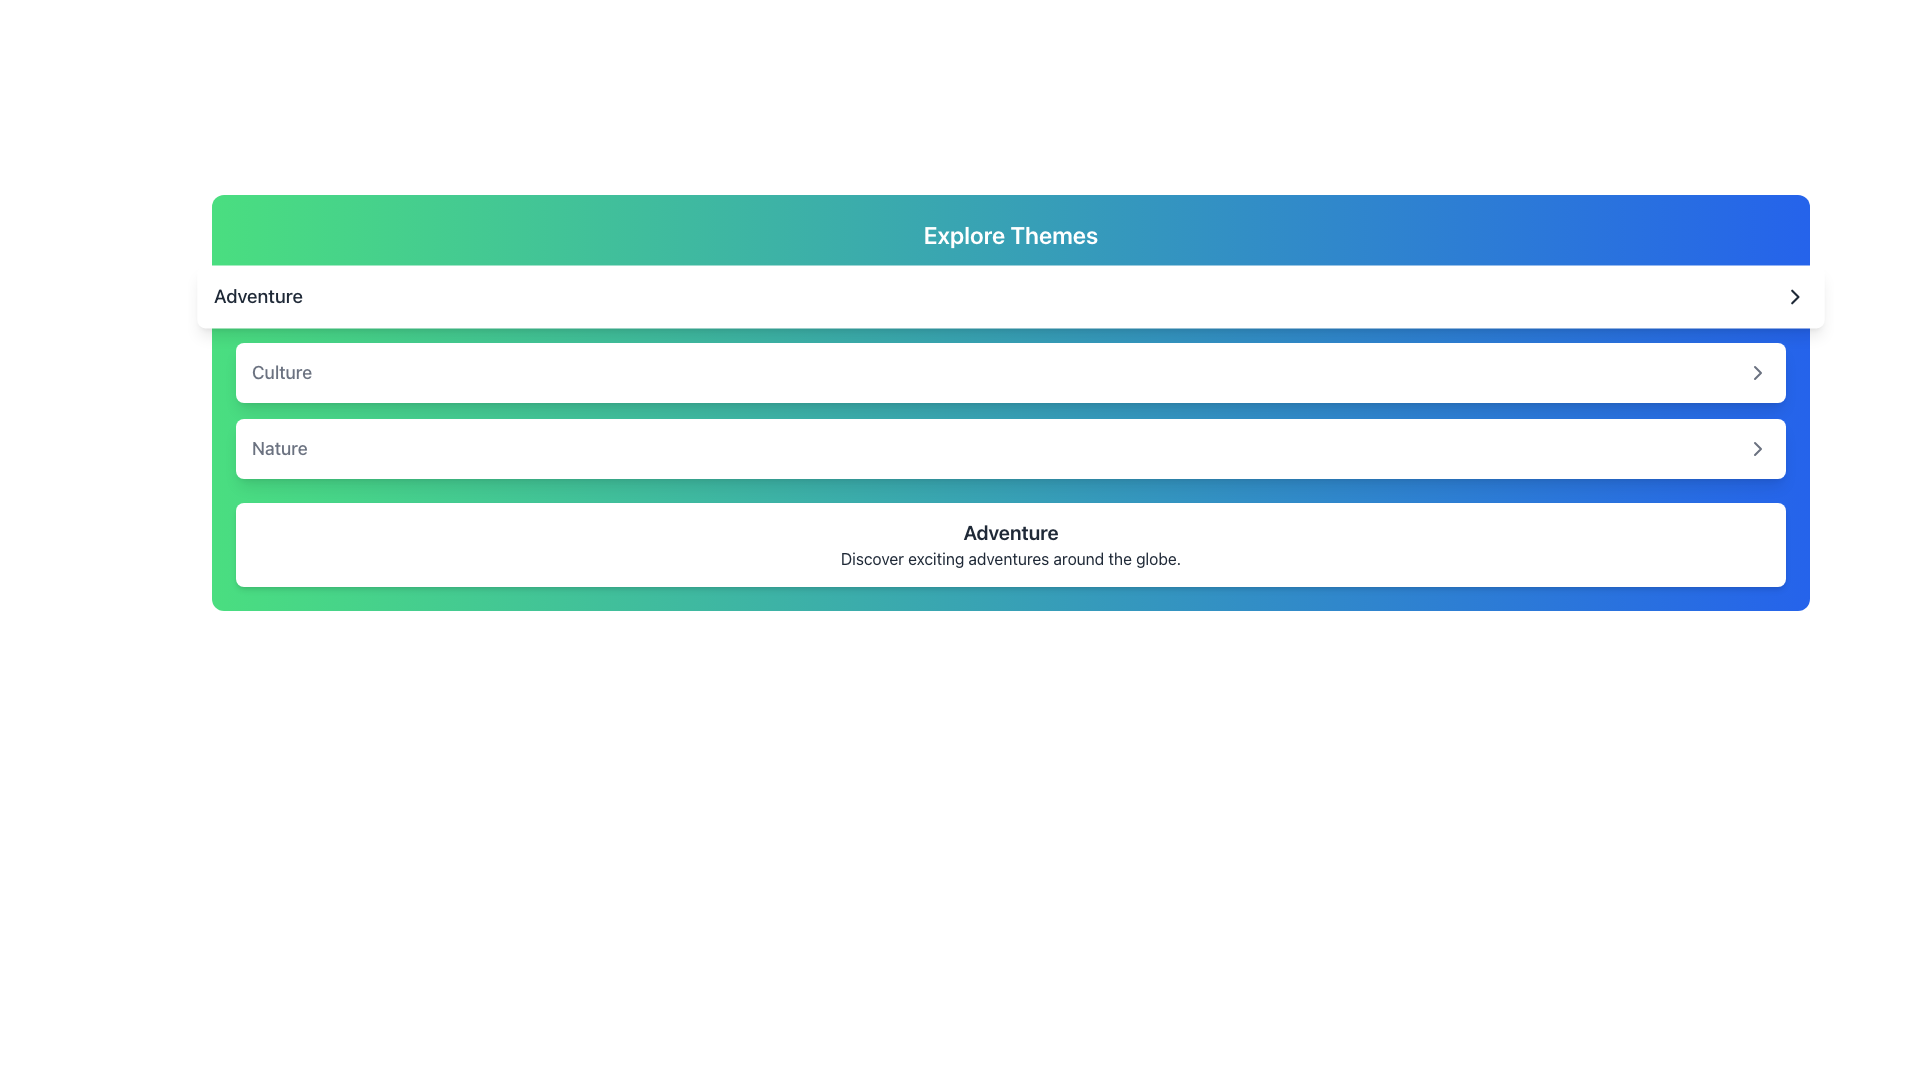 The image size is (1920, 1080). What do you see at coordinates (257, 297) in the screenshot?
I see `text label displaying the title 'Adventure', which is positioned towards the top-left section of the UI, adjacent to an arrow icon` at bounding box center [257, 297].